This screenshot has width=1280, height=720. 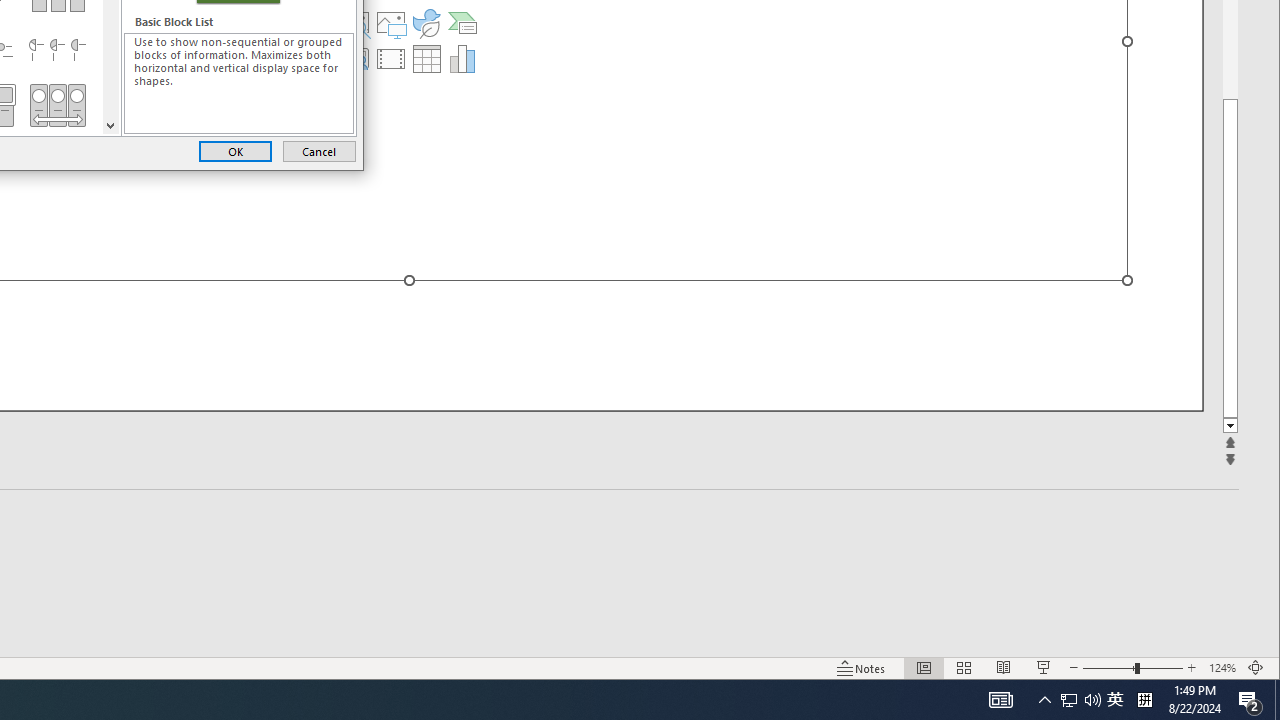 I want to click on 'Insert Chart', so click(x=461, y=58).